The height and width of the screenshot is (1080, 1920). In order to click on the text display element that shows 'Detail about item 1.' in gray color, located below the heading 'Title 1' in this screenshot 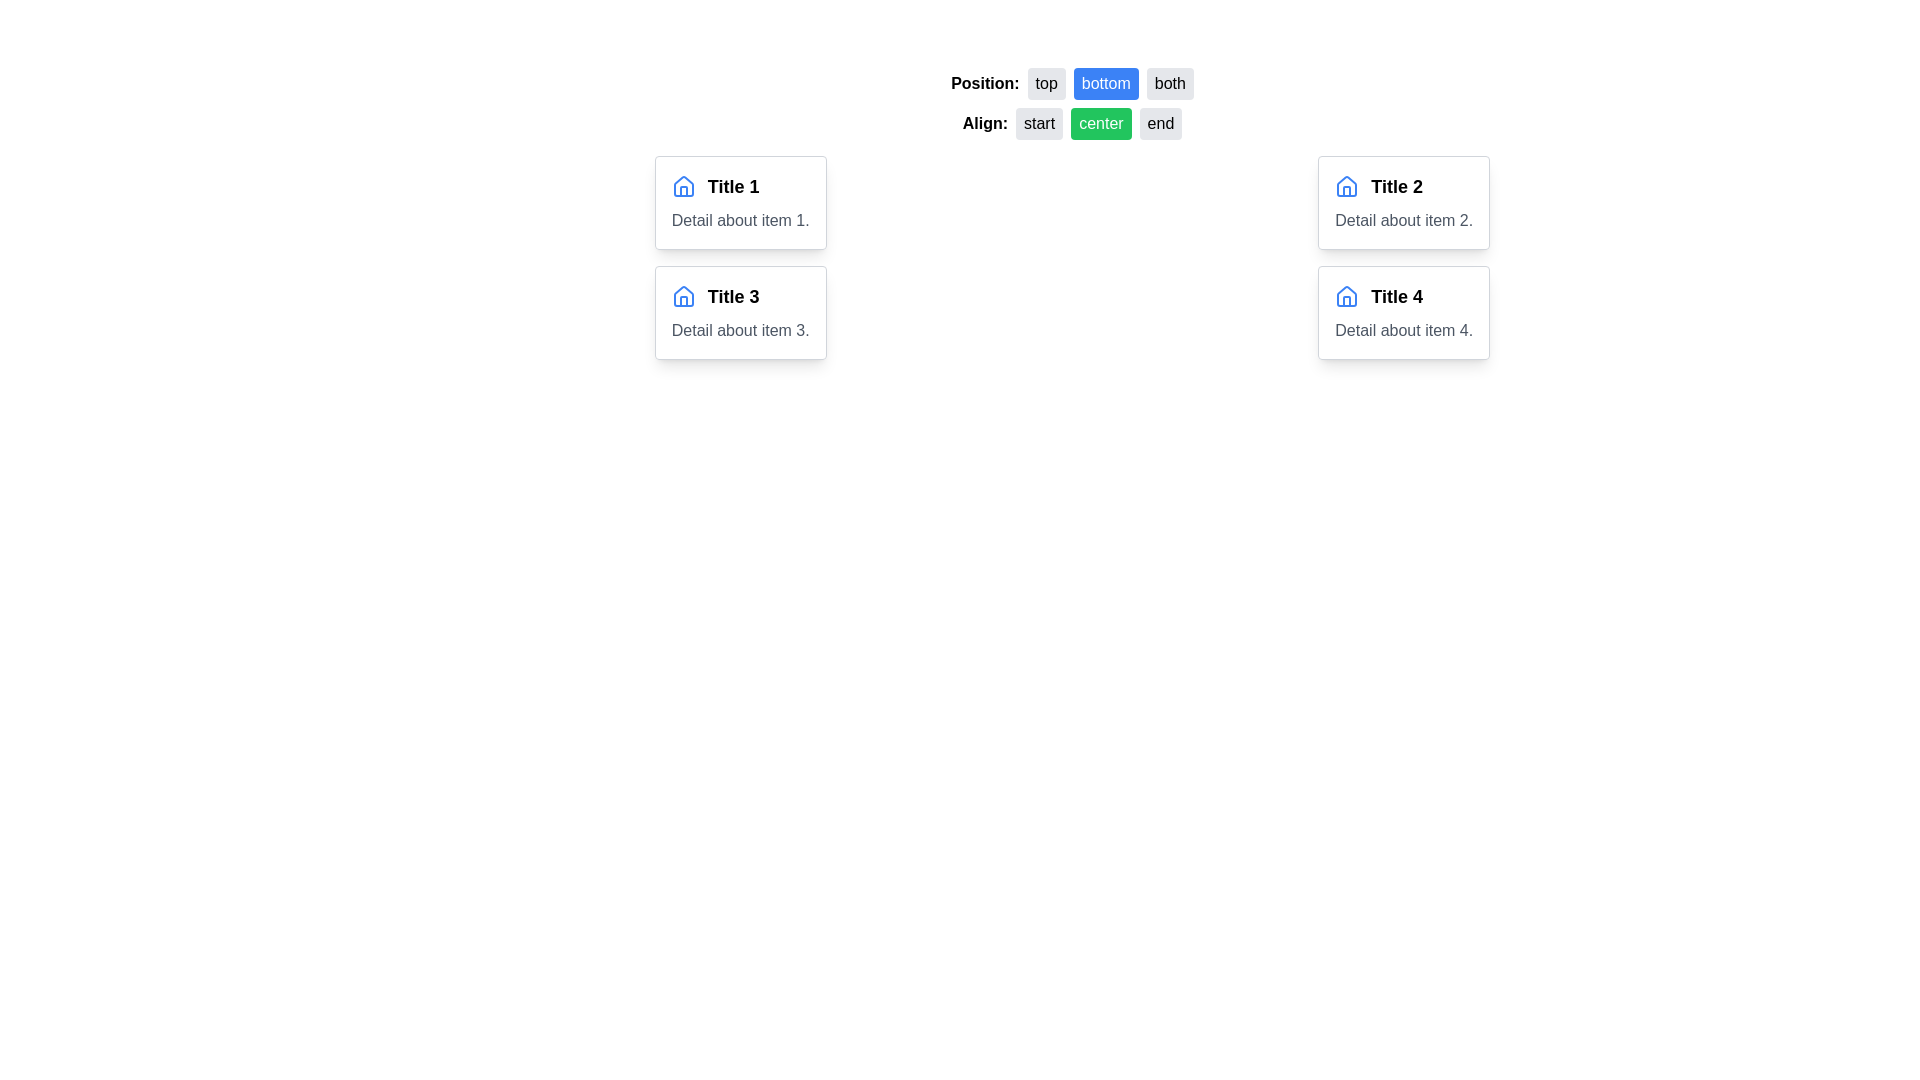, I will do `click(739, 220)`.